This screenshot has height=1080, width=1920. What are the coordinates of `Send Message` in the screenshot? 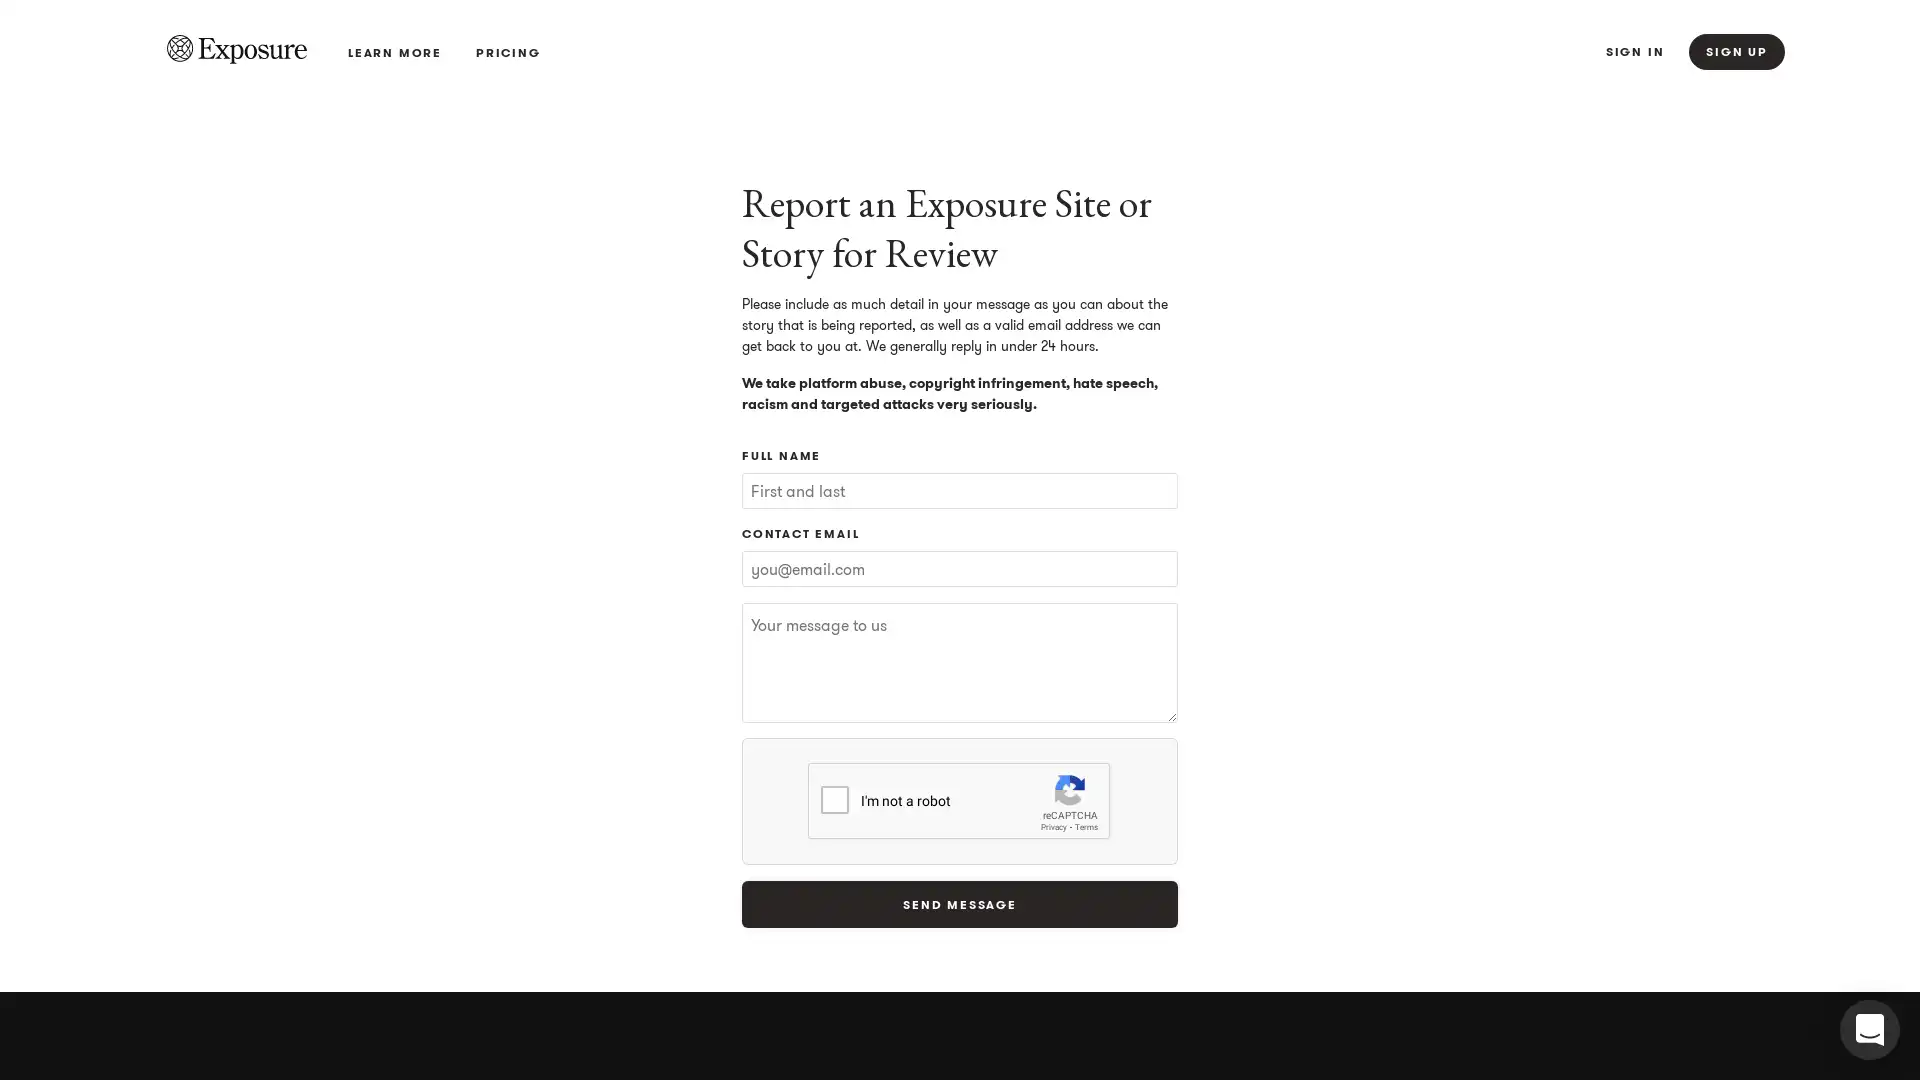 It's located at (960, 904).